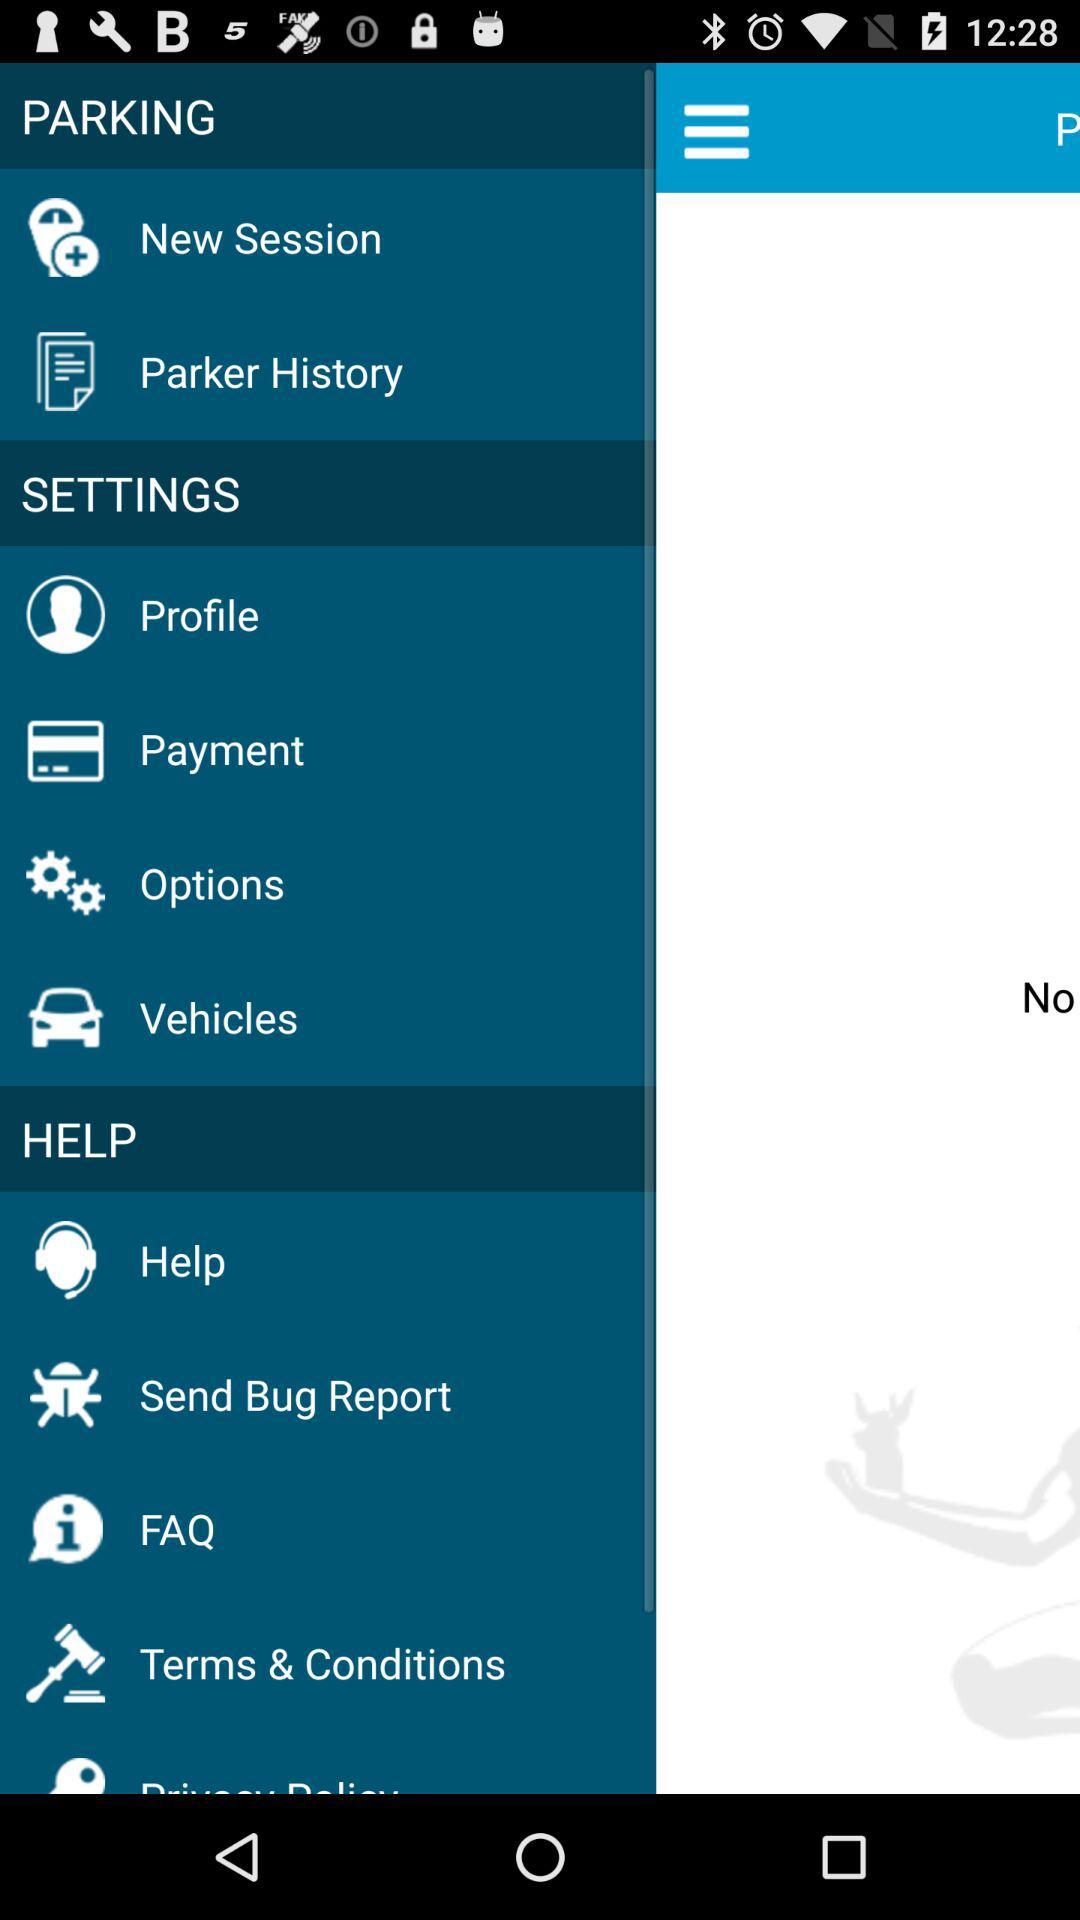 Image resolution: width=1080 pixels, height=1920 pixels. Describe the element at coordinates (222, 747) in the screenshot. I see `the item above options icon` at that location.